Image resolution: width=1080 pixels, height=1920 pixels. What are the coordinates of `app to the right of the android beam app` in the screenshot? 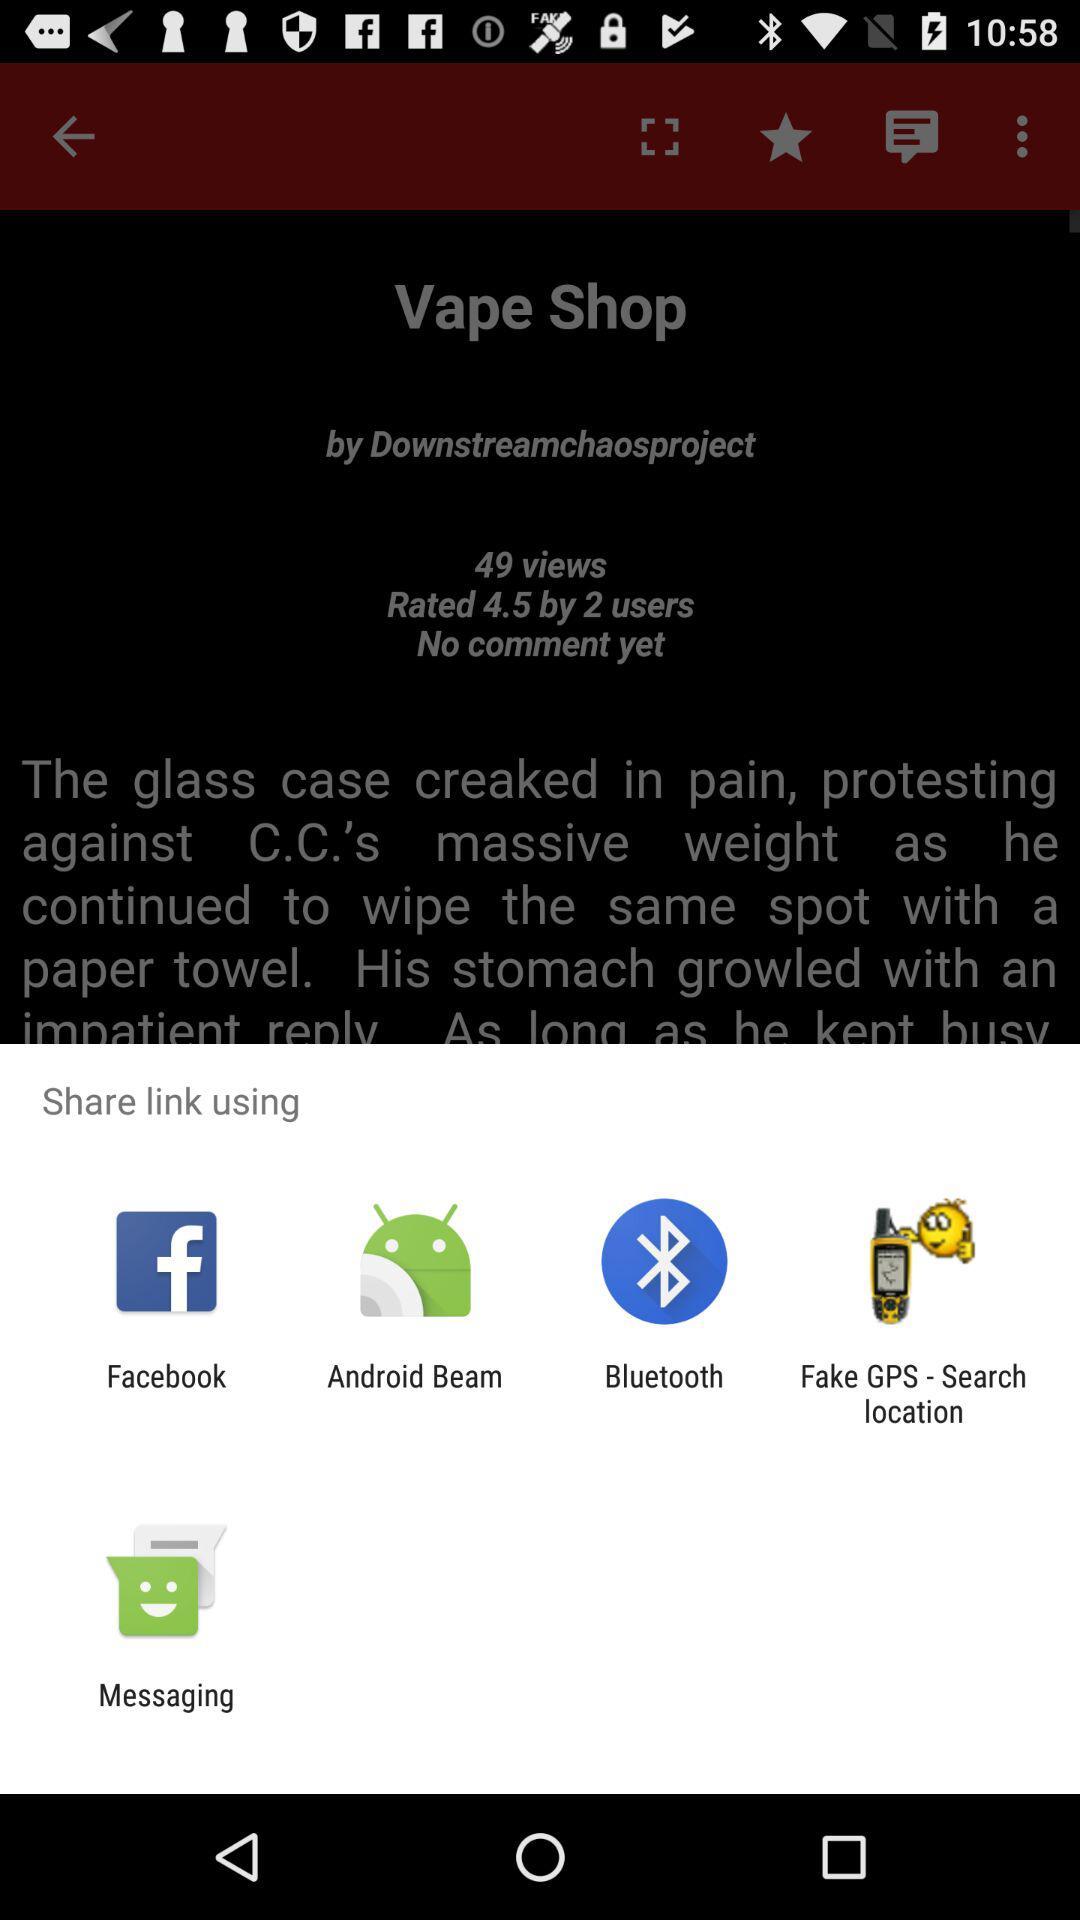 It's located at (664, 1392).